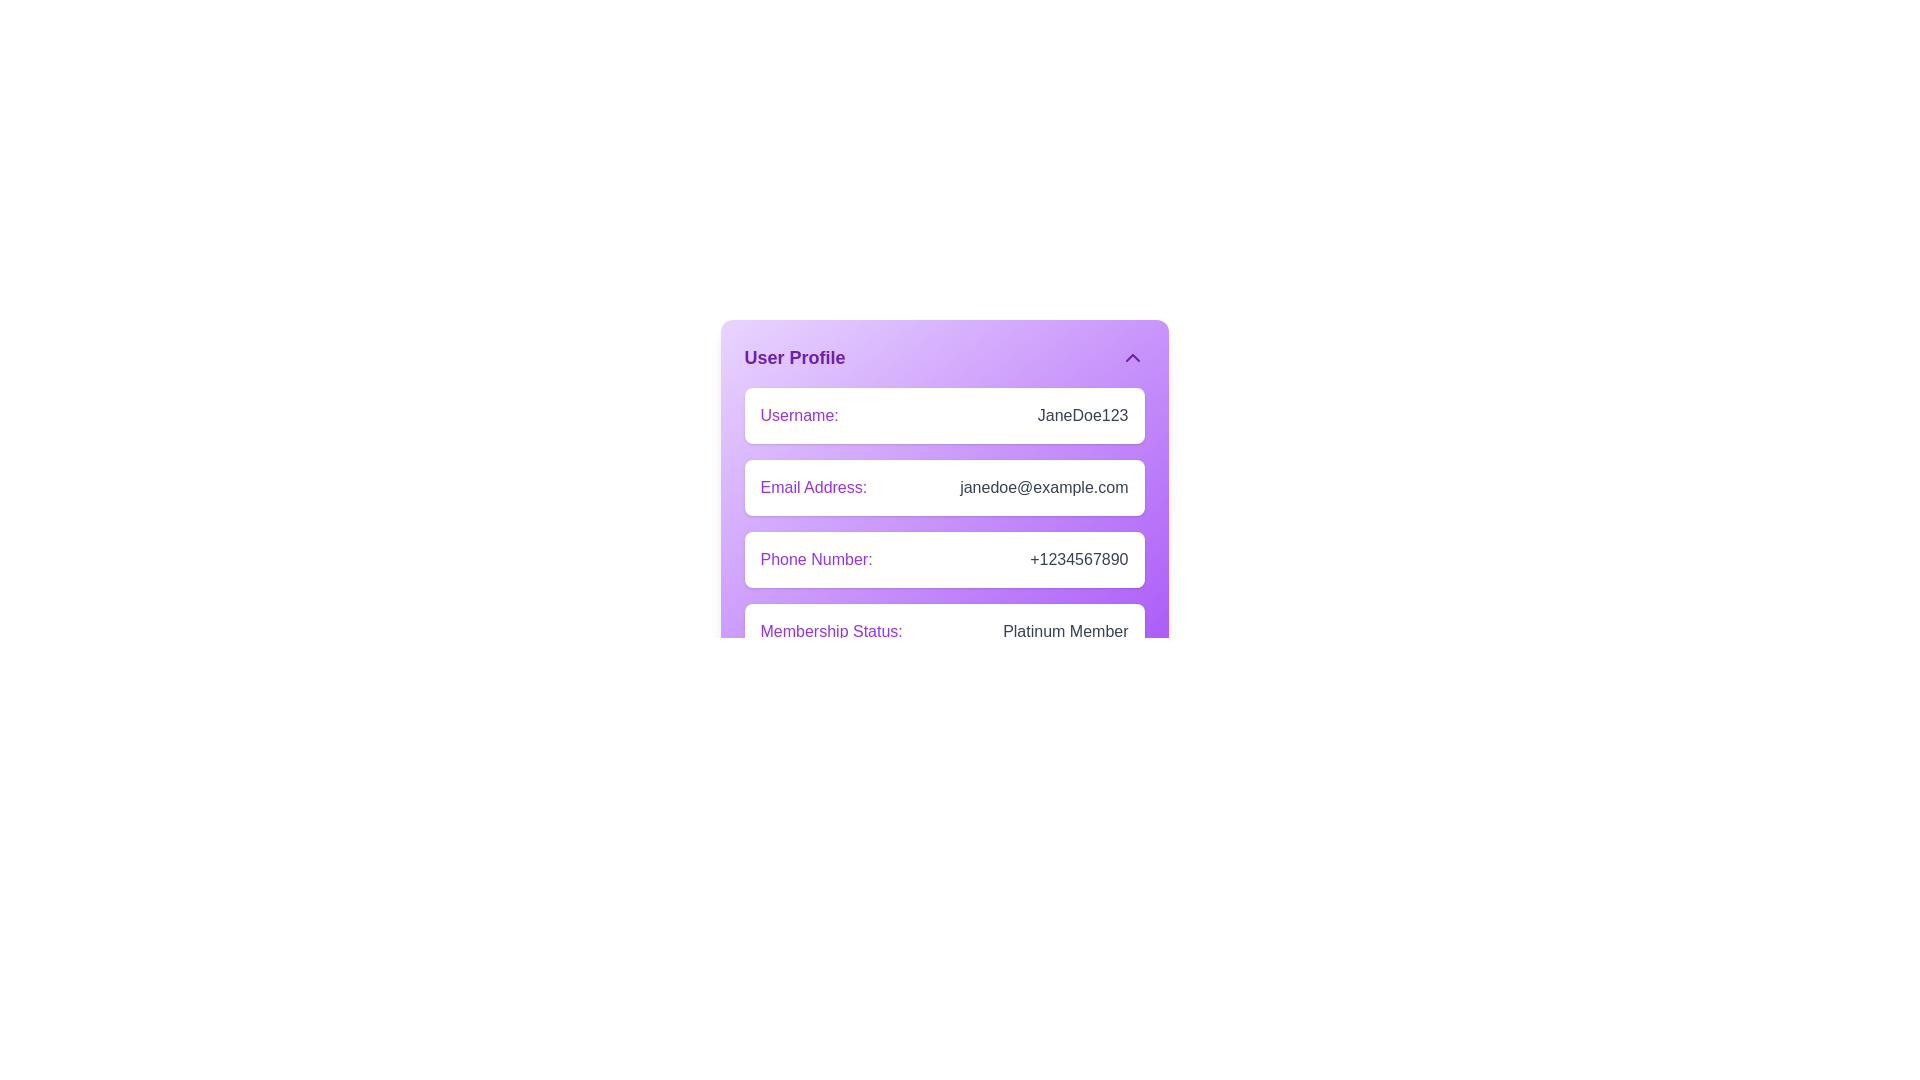 The image size is (1920, 1080). Describe the element at coordinates (1082, 415) in the screenshot. I see `the text label displaying 'JaneDoe123' which is styled in gray and changes to purple when hovered, located to the right of 'Username:' in a user profile interface` at that location.